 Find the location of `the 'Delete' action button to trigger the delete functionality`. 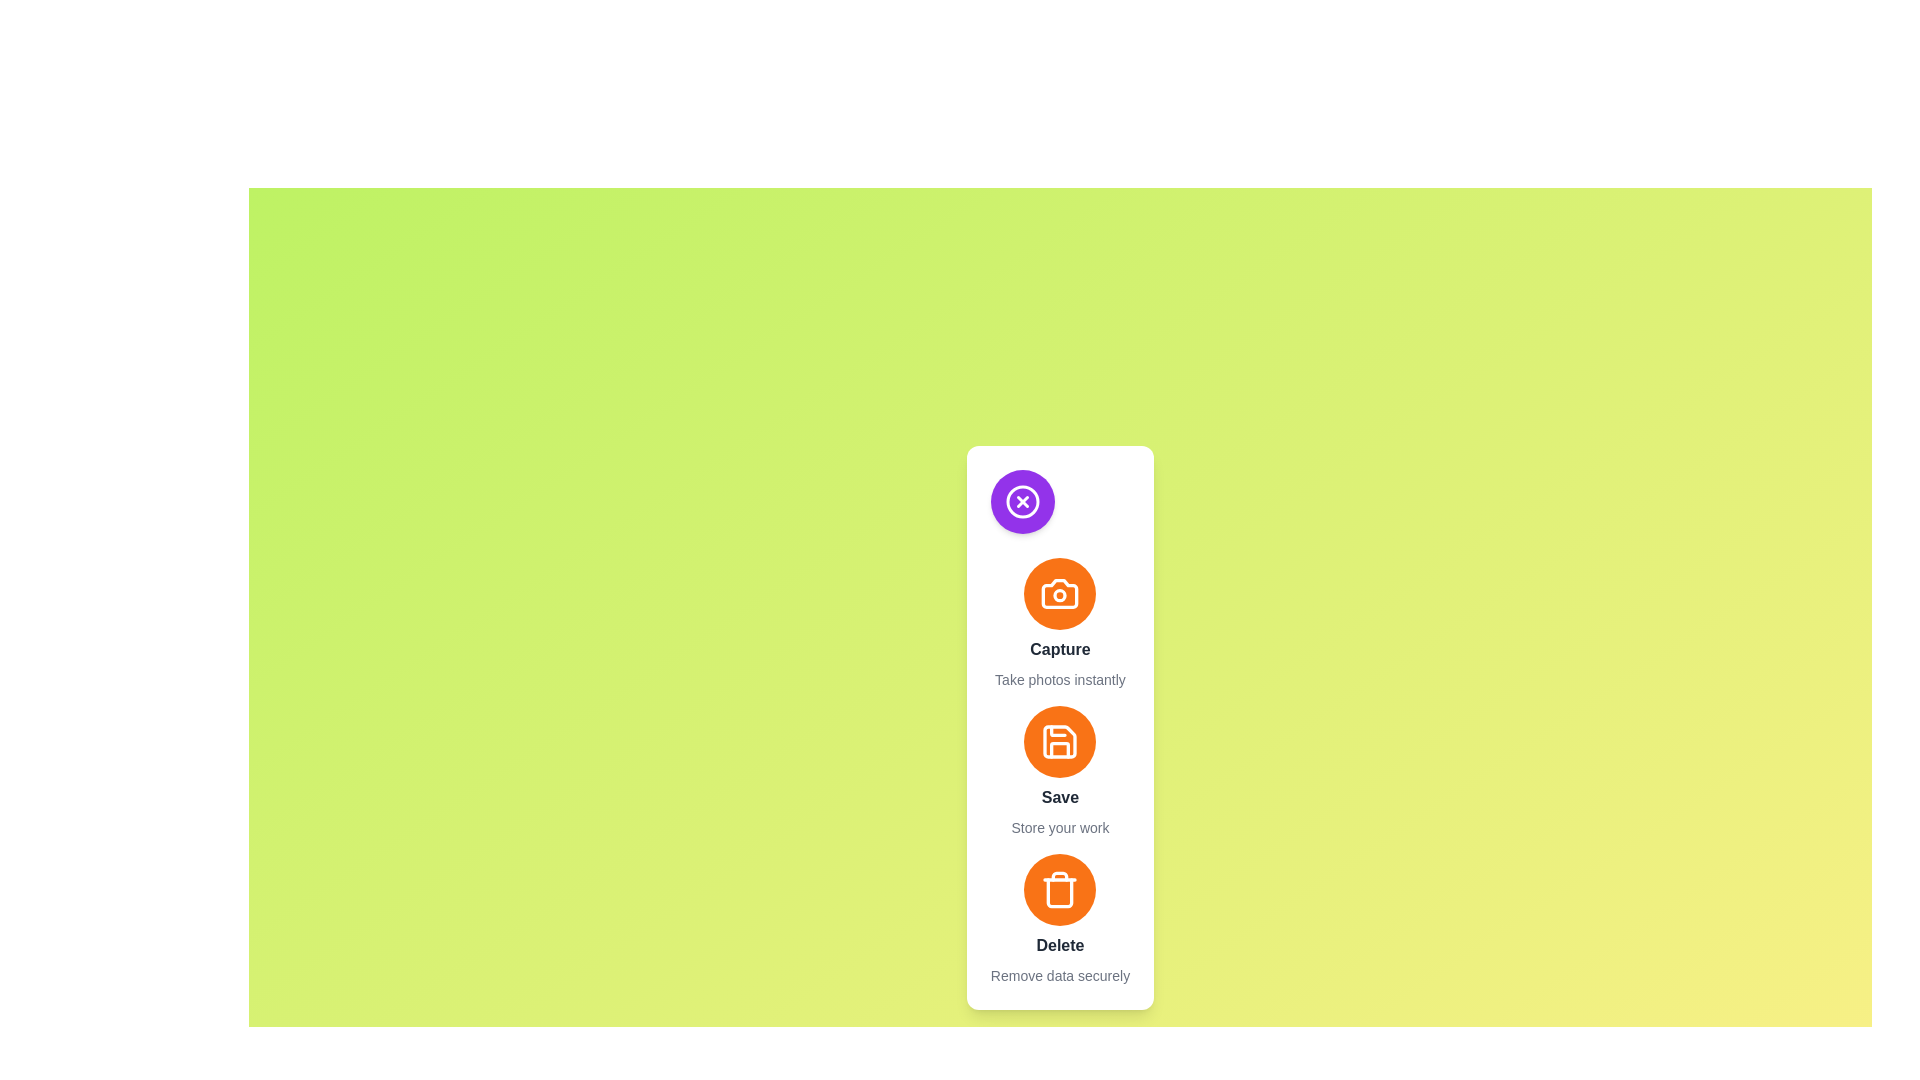

the 'Delete' action button to trigger the delete functionality is located at coordinates (1059, 889).